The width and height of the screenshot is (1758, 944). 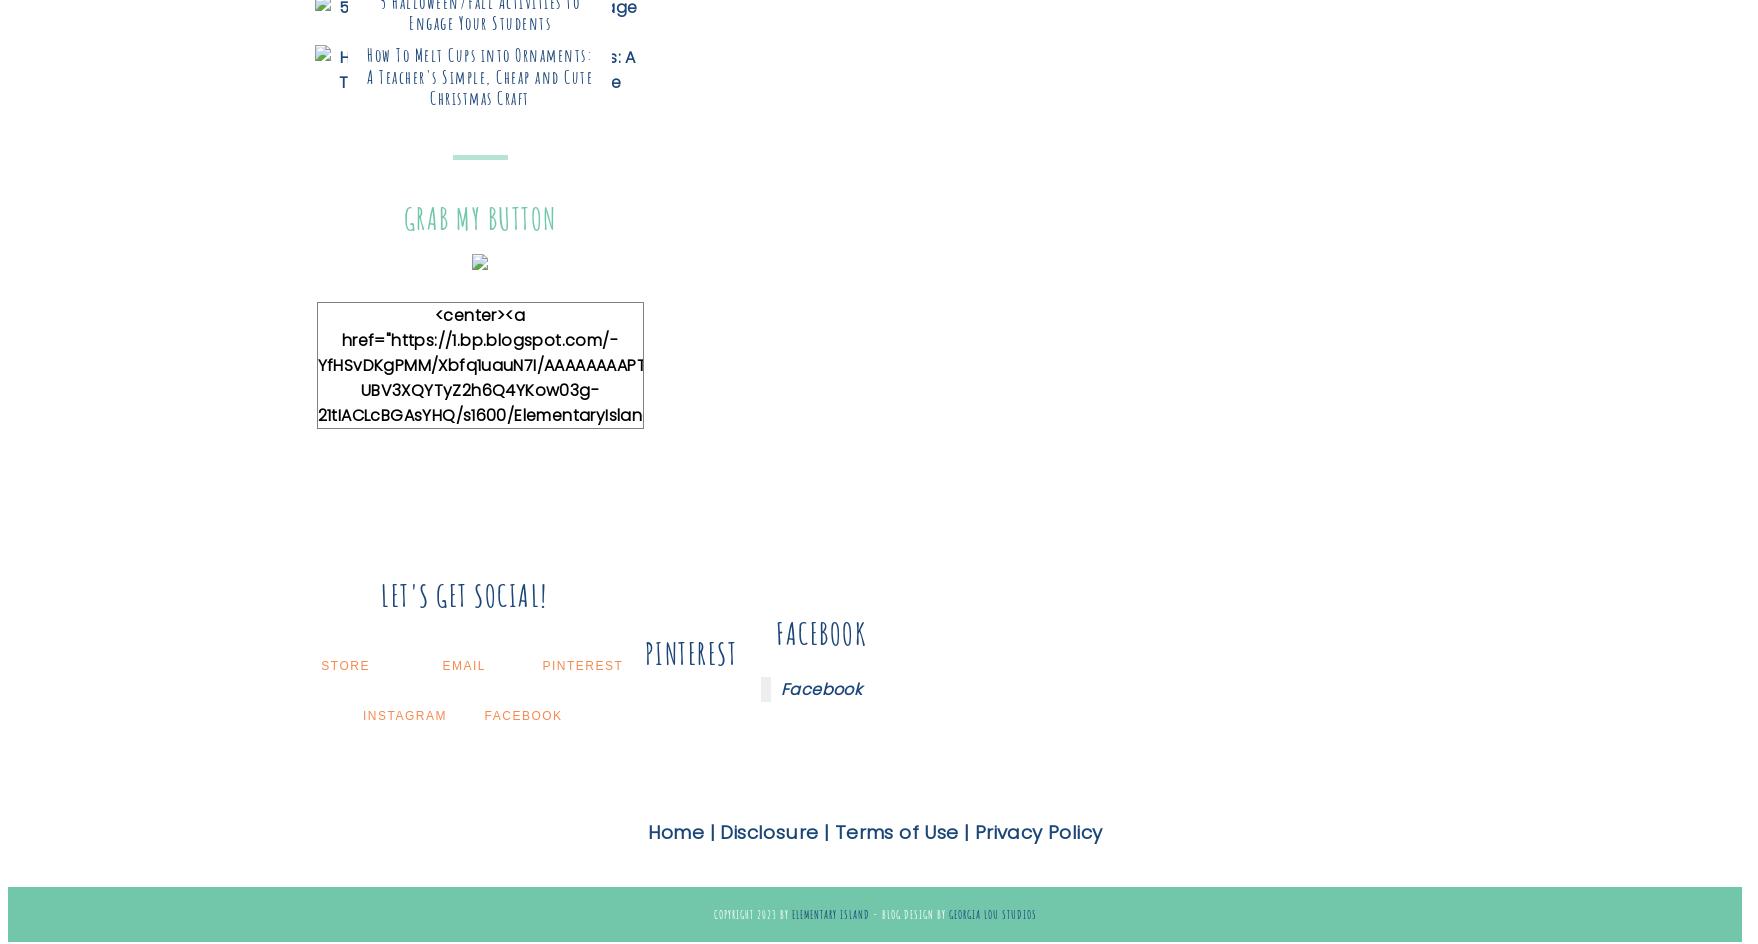 What do you see at coordinates (404, 714) in the screenshot?
I see `'Instagram'` at bounding box center [404, 714].